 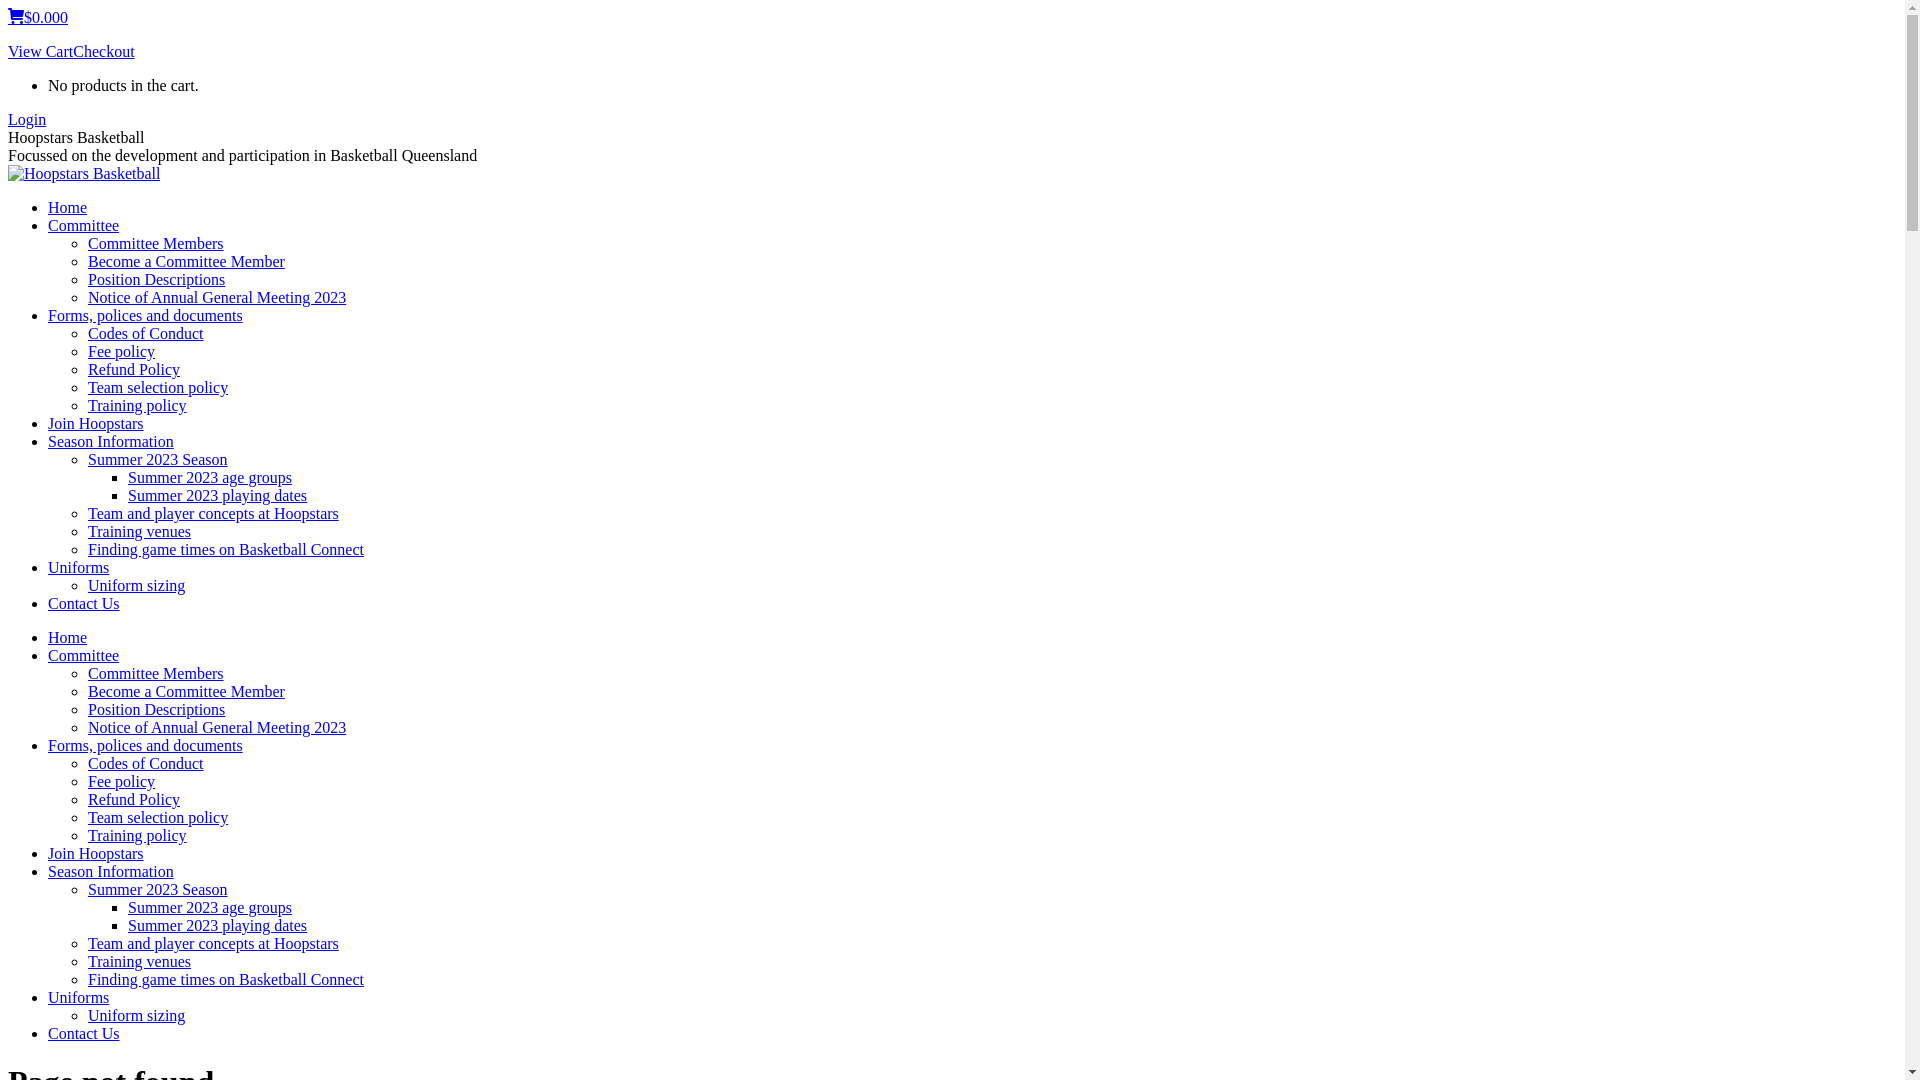 What do you see at coordinates (186, 260) in the screenshot?
I see `'Become a Committee Member'` at bounding box center [186, 260].